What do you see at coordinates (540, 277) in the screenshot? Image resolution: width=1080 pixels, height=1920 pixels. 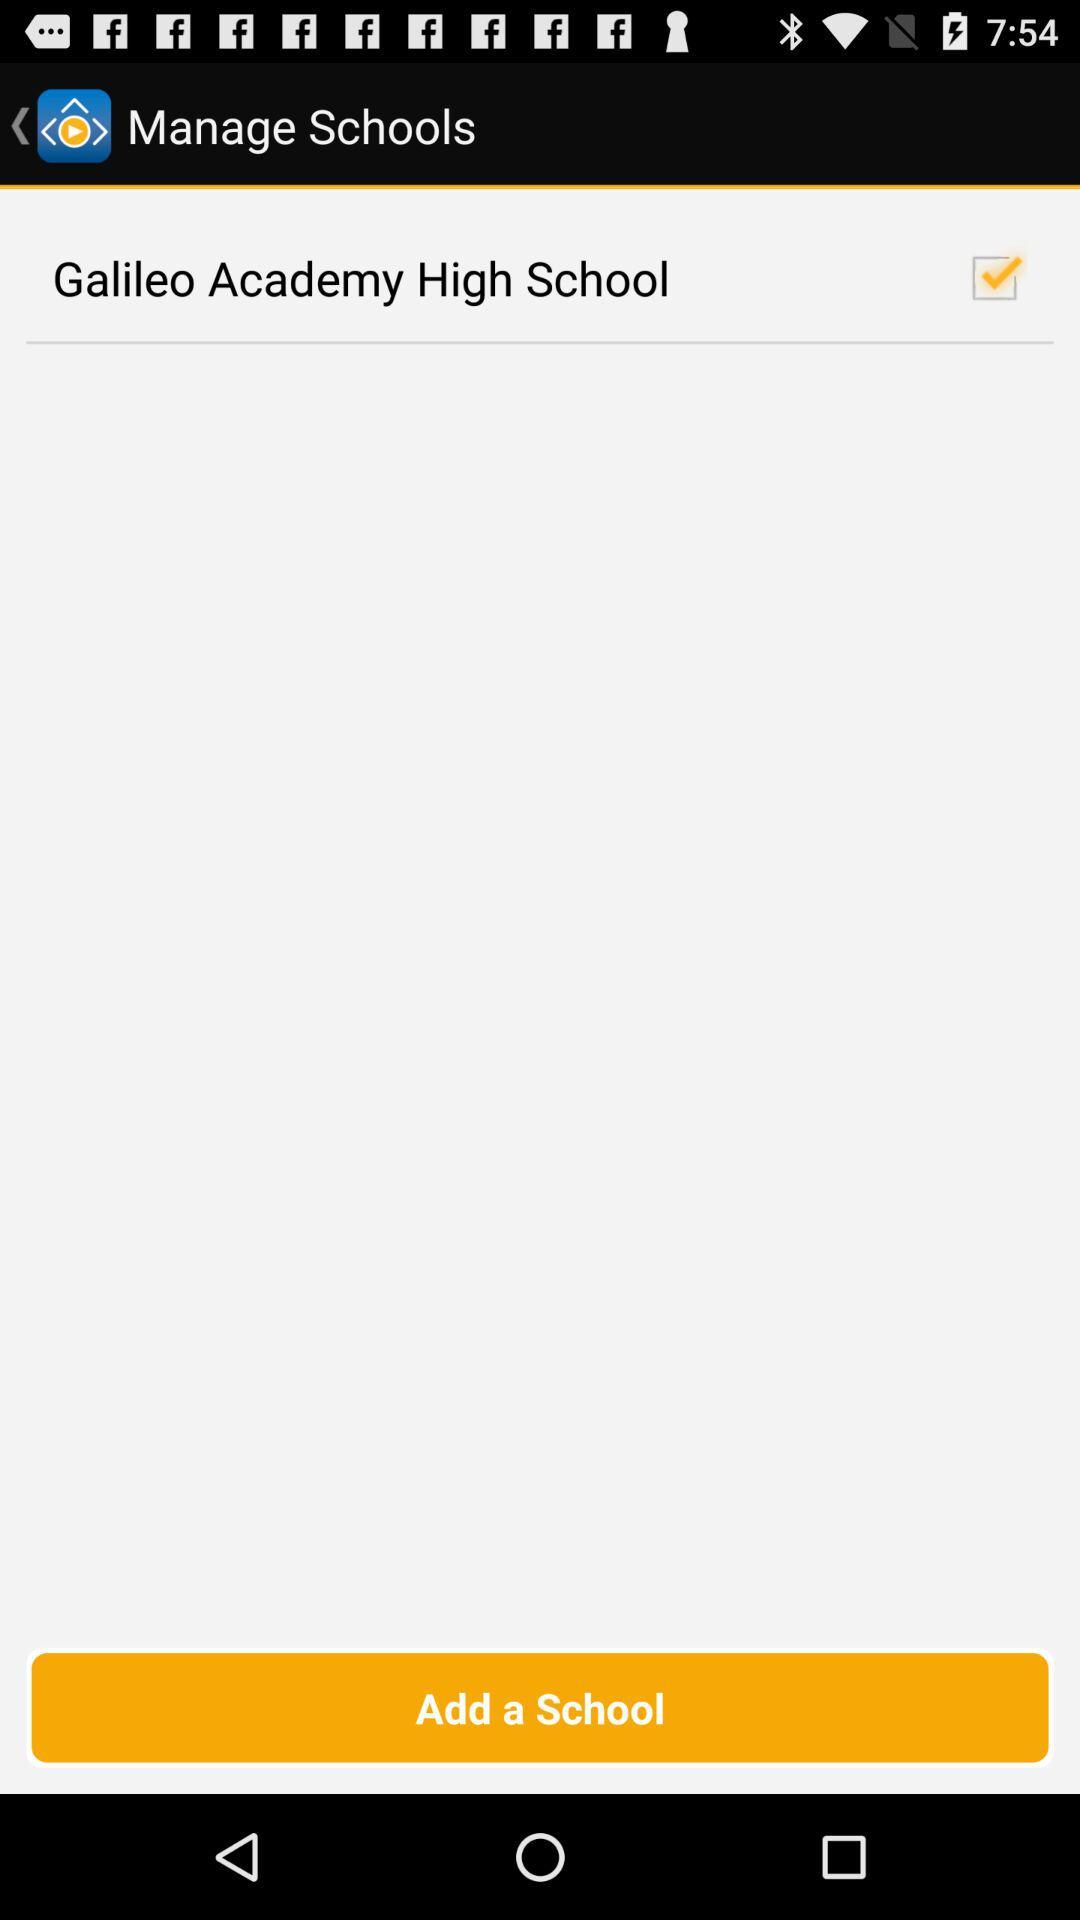 I see `galileo academy high checkbox` at bounding box center [540, 277].